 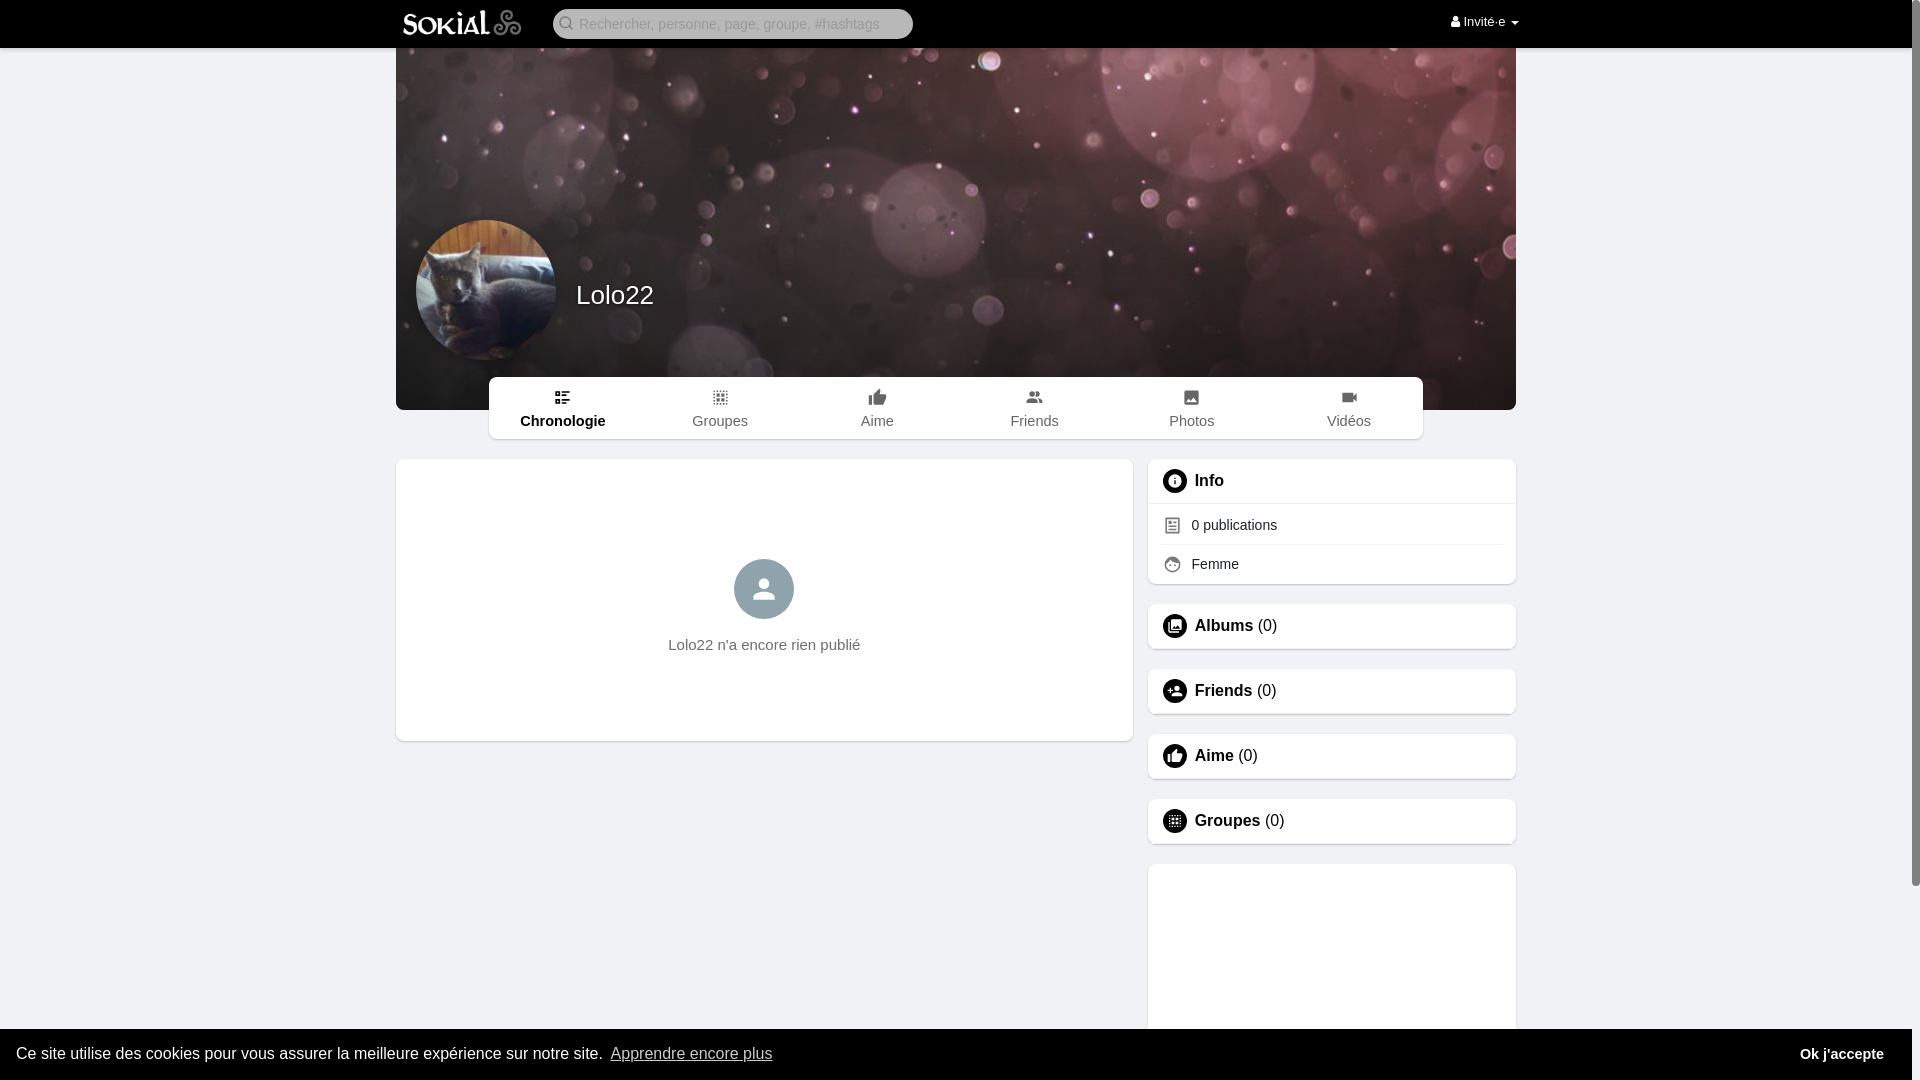 What do you see at coordinates (691, 1052) in the screenshot?
I see `'Apprendre encore plus'` at bounding box center [691, 1052].